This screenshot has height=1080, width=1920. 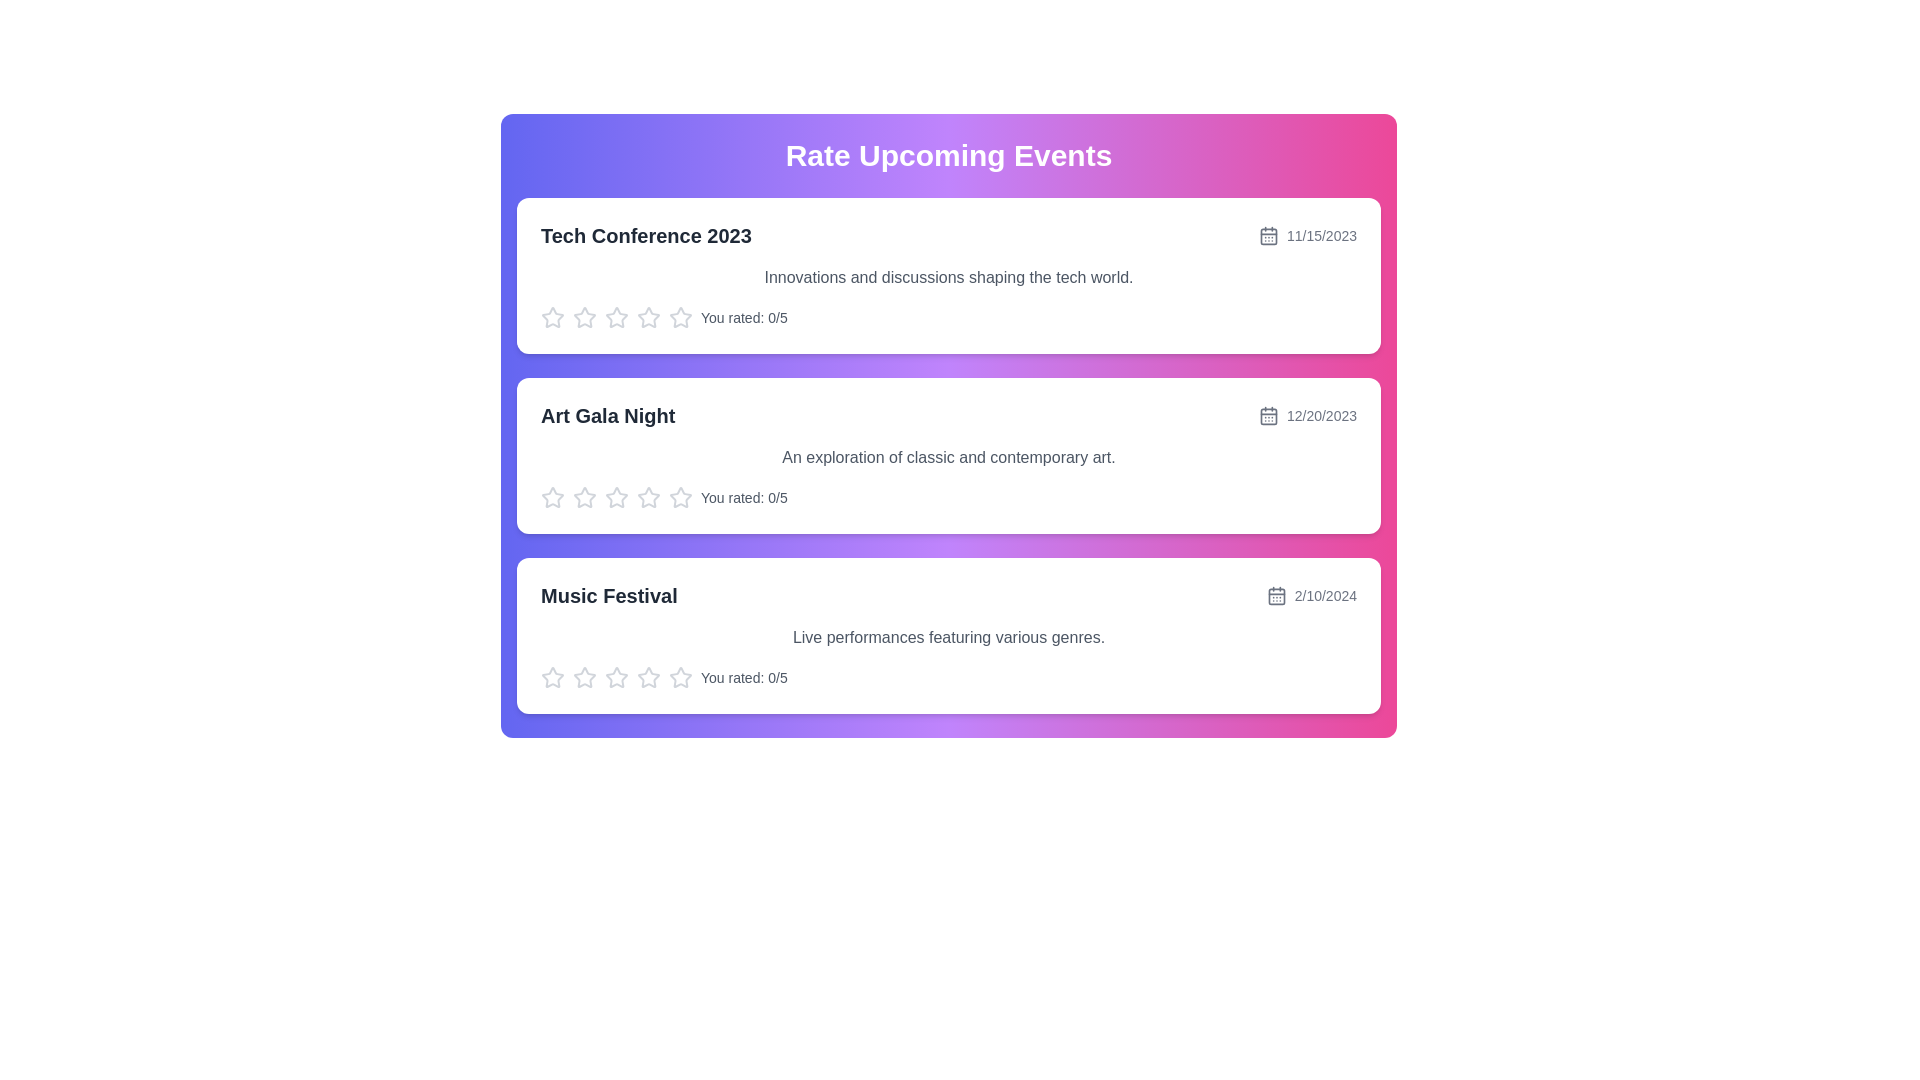 I want to click on the first star-shaped interactive icon with a hollow border and light gray color, located in the rating row under the 'Music Festival' event card, so click(x=616, y=676).